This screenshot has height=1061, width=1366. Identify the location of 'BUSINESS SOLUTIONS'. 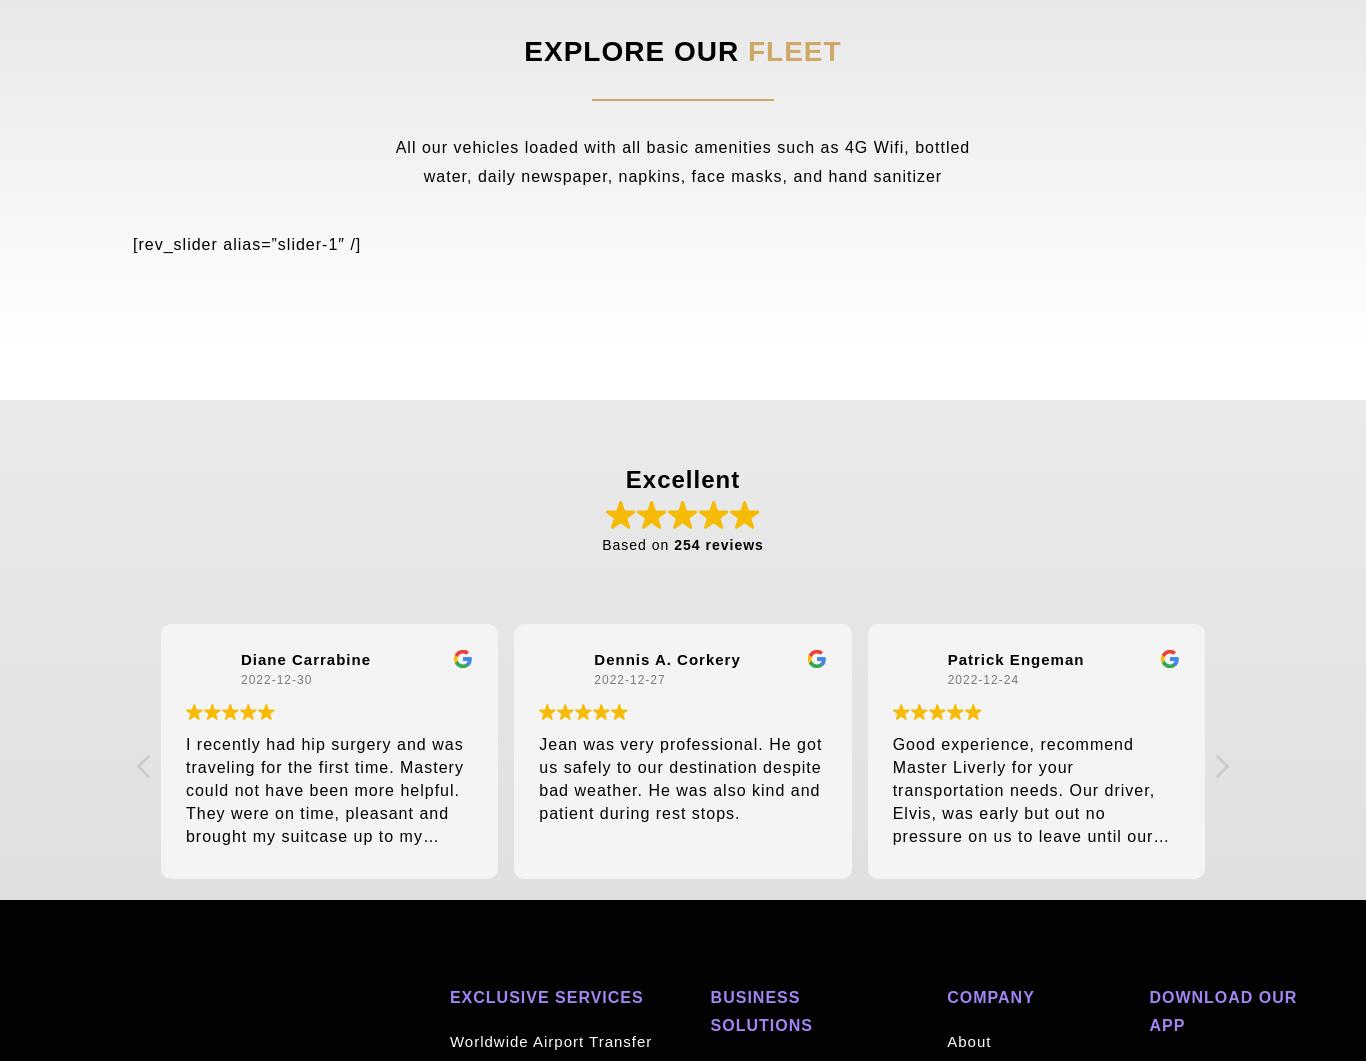
(760, 1010).